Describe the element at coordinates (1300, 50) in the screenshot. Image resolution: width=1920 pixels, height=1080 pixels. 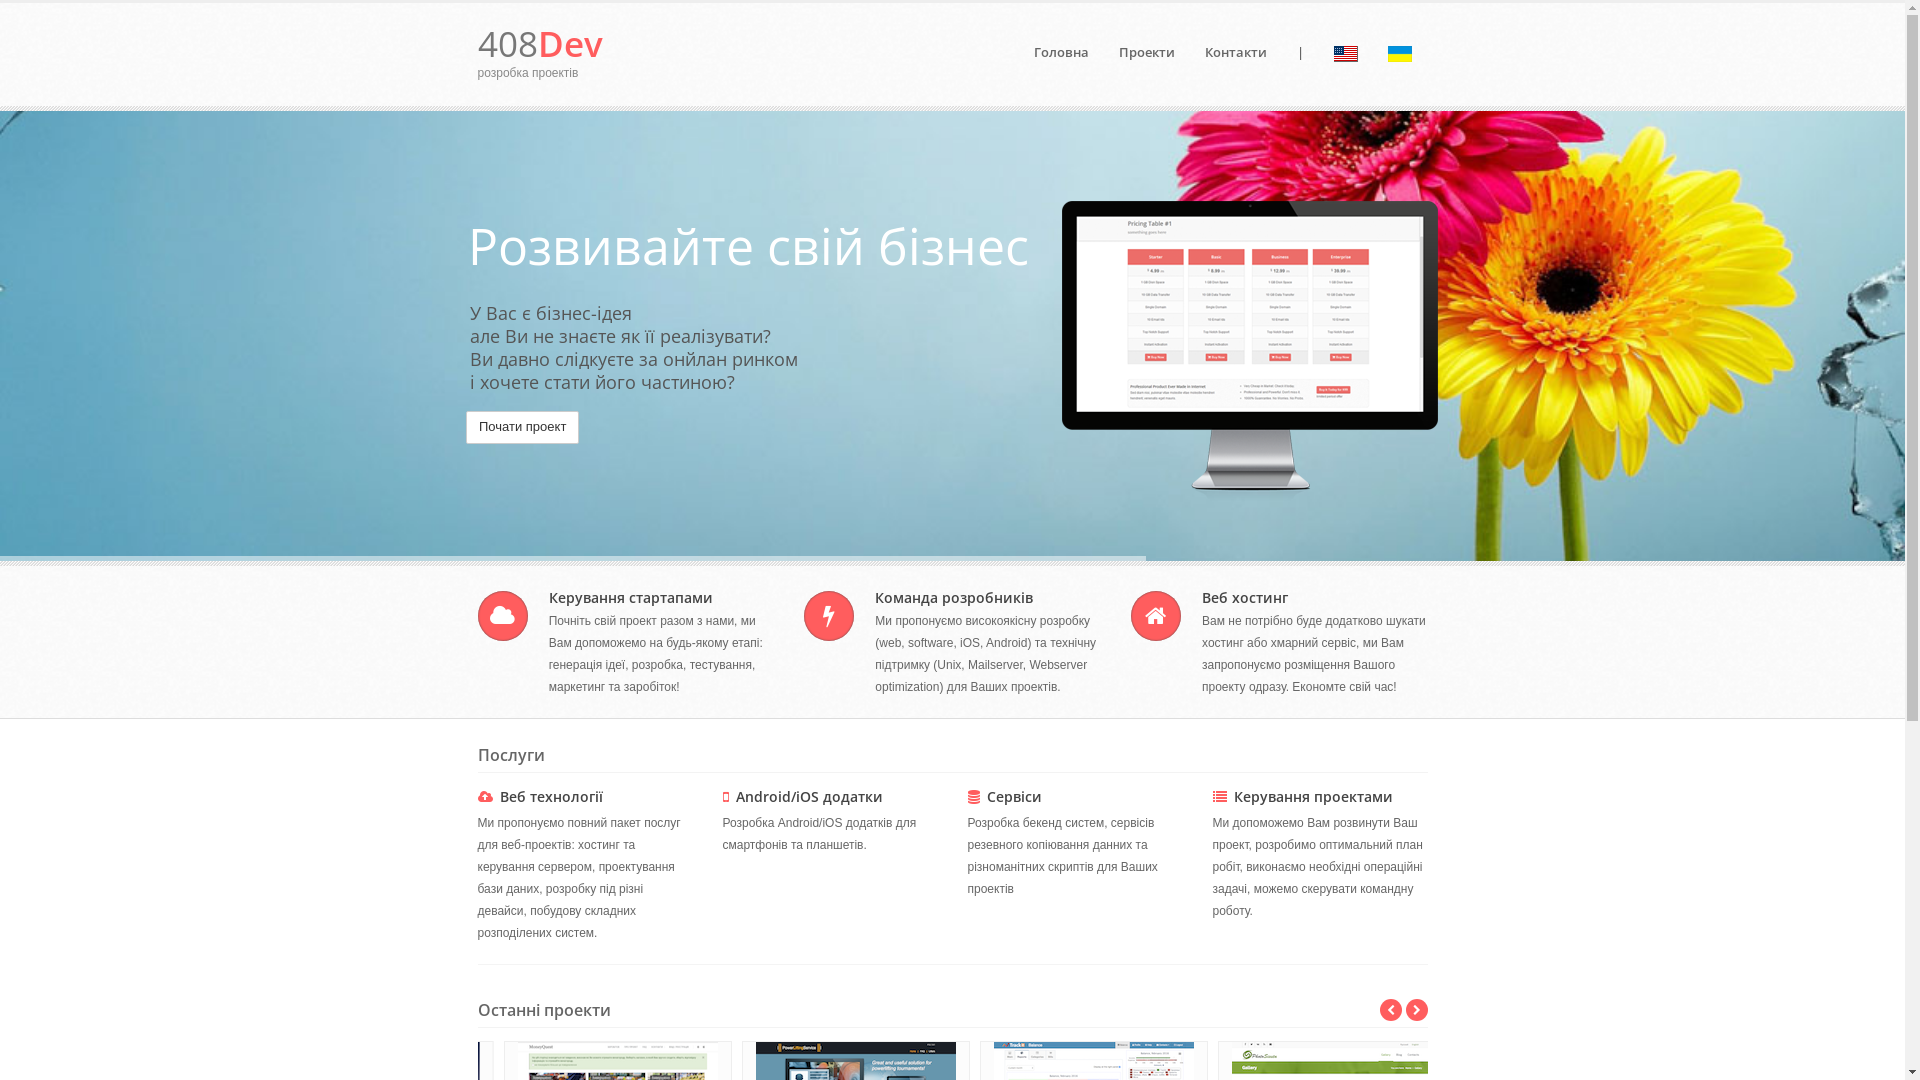
I see `'|'` at that location.